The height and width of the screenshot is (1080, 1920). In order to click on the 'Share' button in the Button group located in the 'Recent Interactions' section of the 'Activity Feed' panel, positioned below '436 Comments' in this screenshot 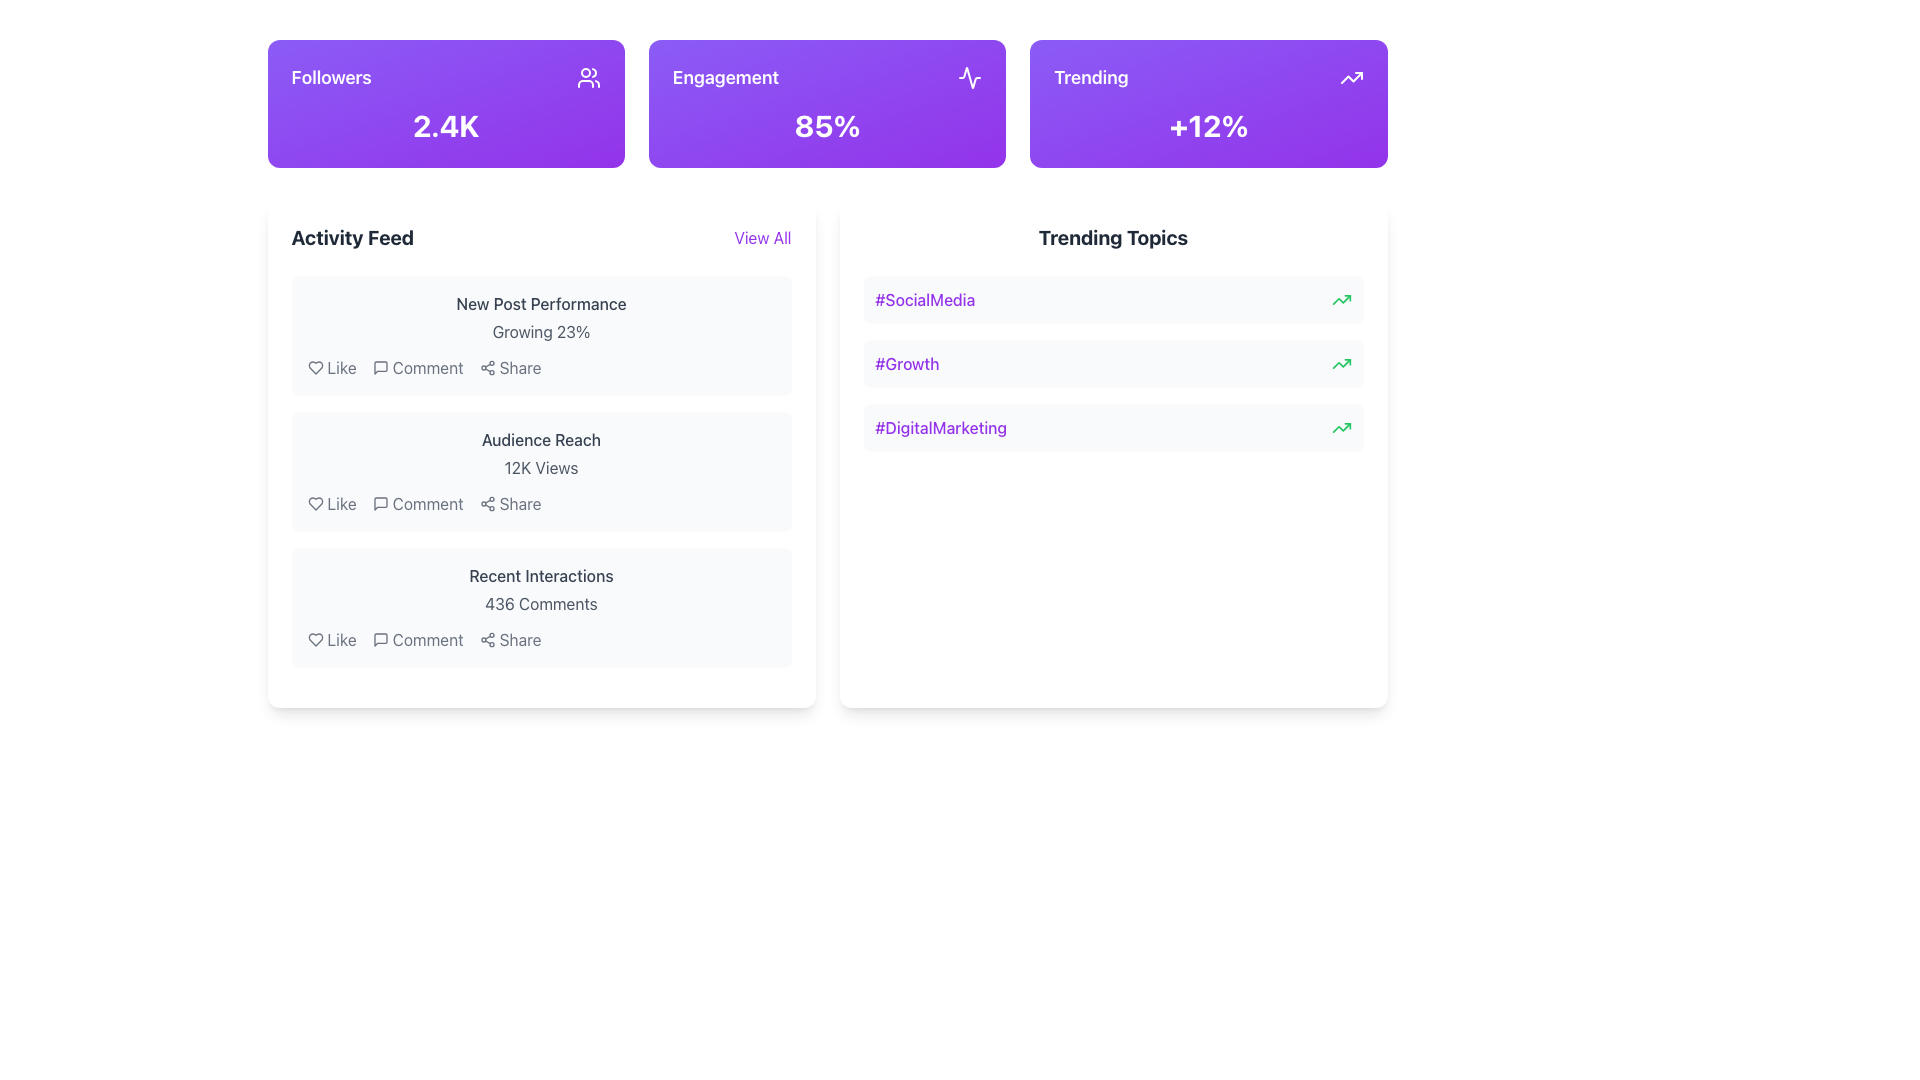, I will do `click(541, 640)`.